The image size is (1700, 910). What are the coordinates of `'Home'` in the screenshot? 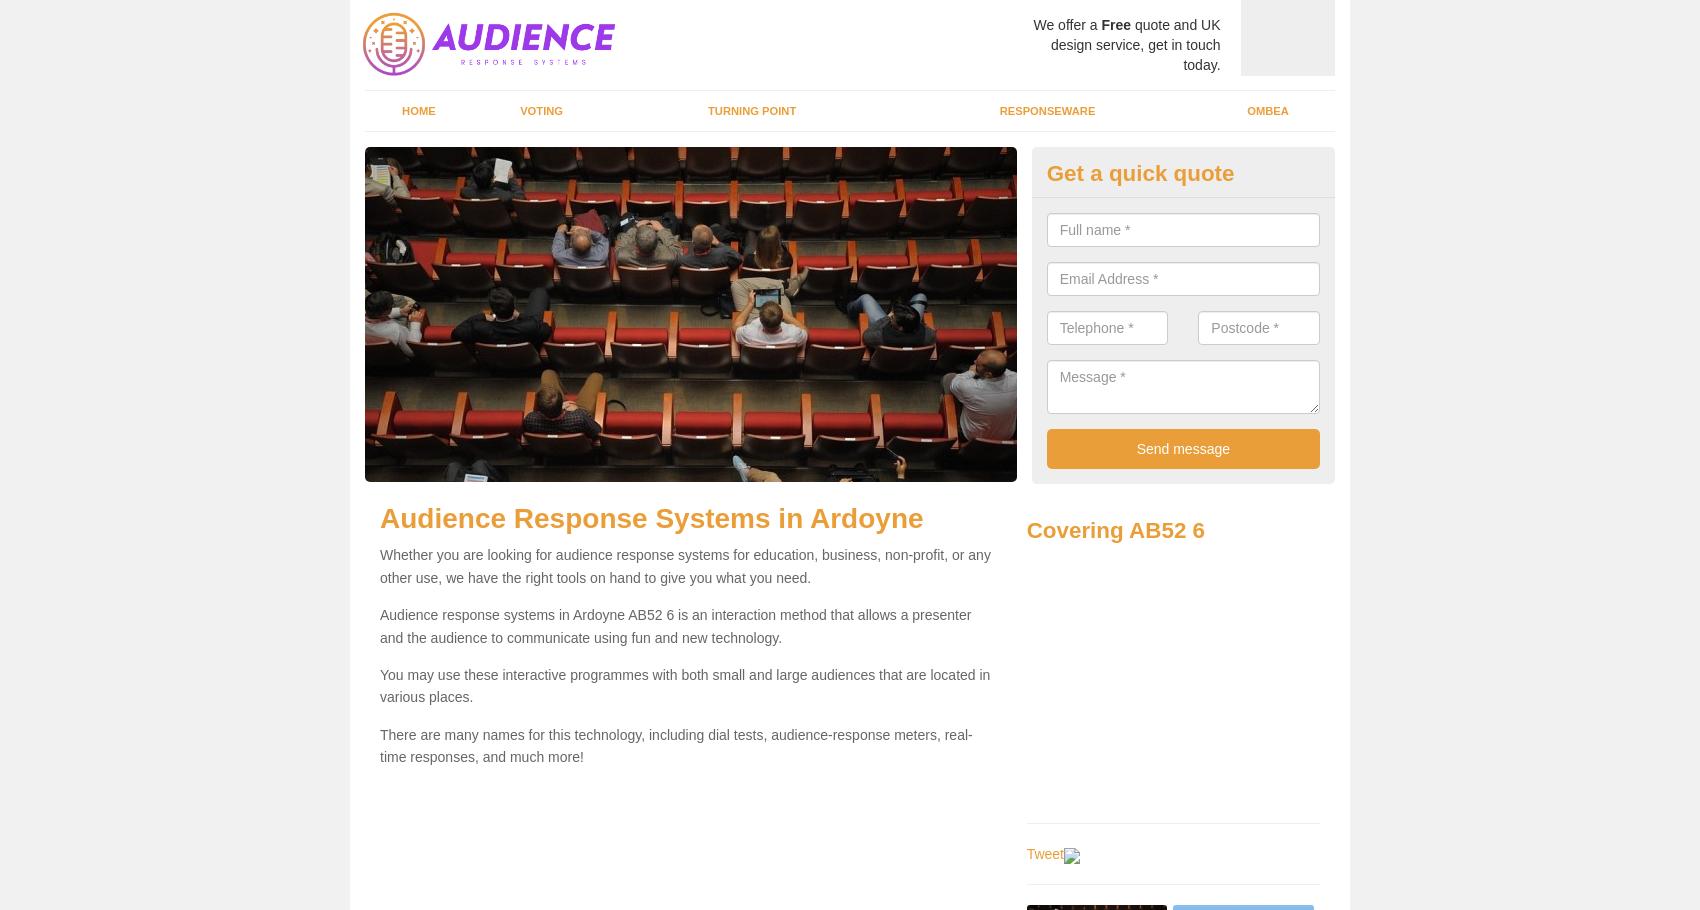 It's located at (417, 111).